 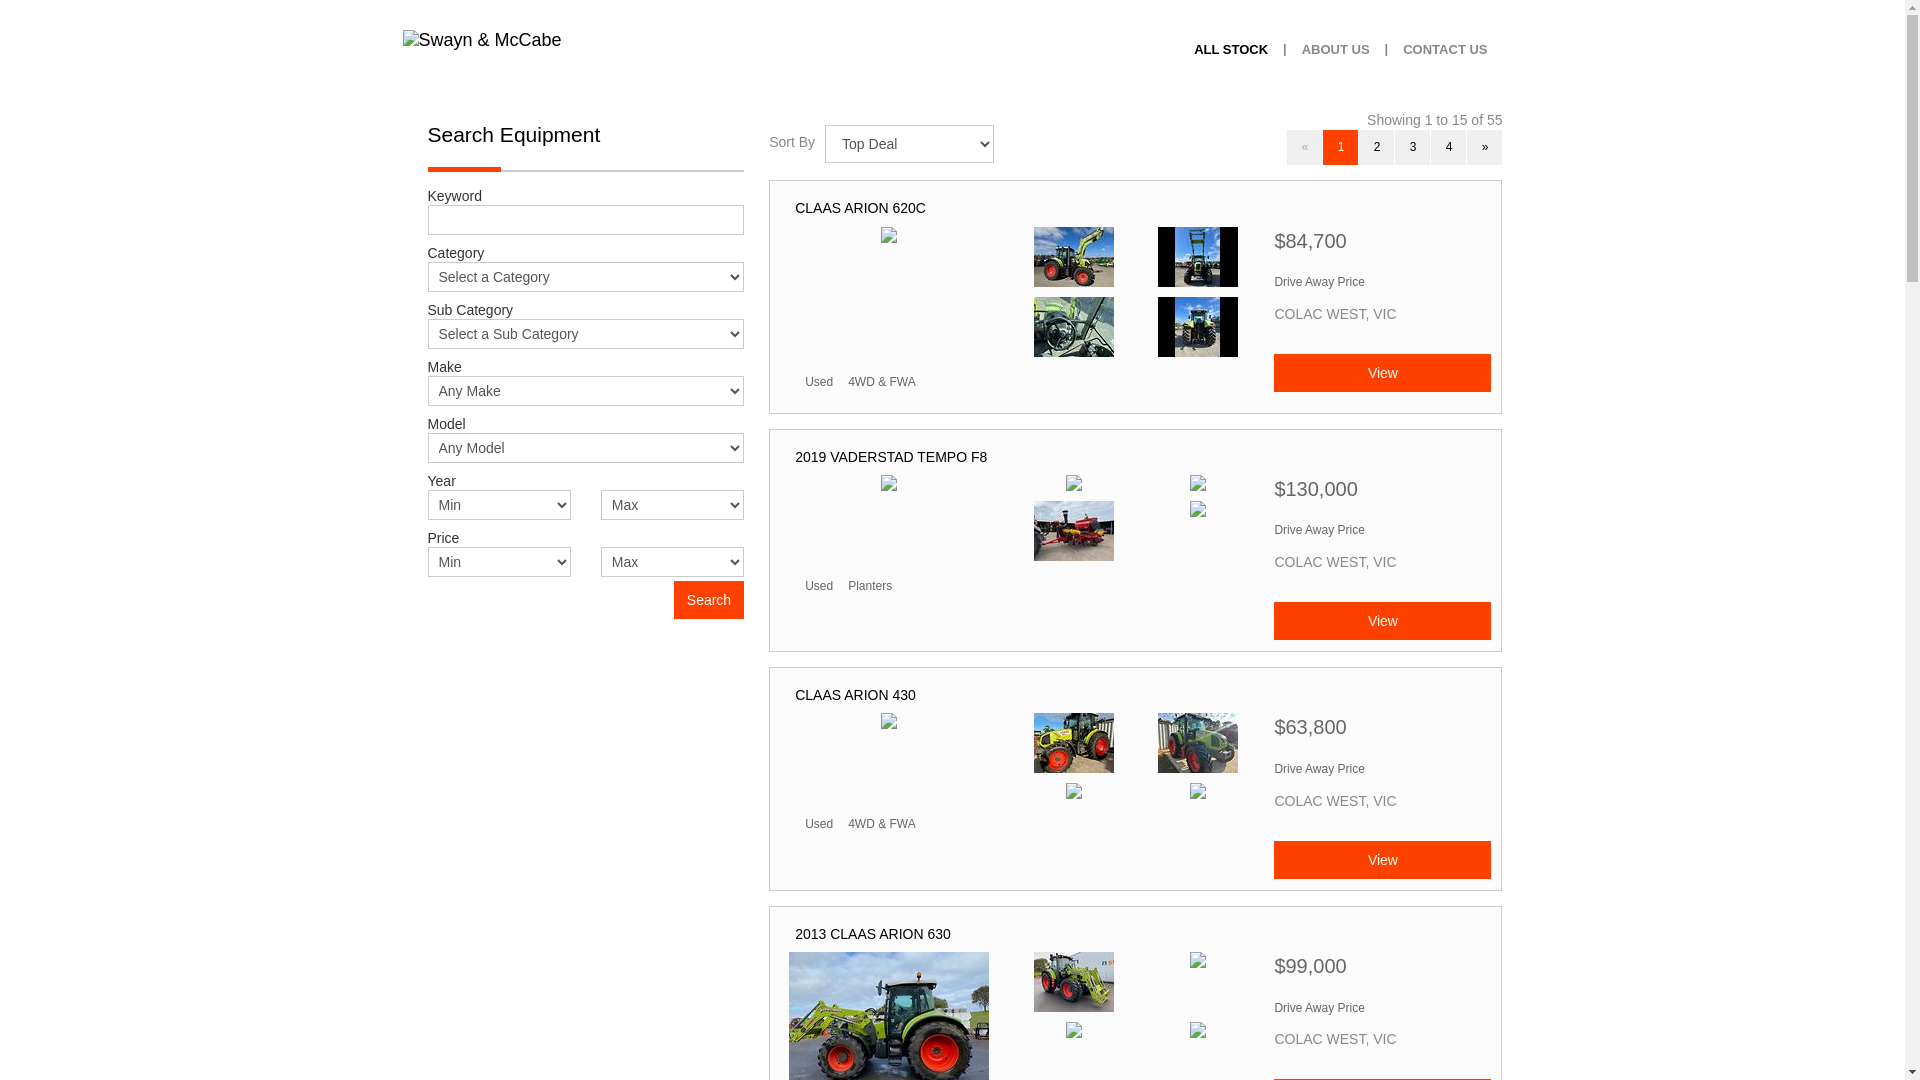 What do you see at coordinates (1358, 146) in the screenshot?
I see `'2'` at bounding box center [1358, 146].